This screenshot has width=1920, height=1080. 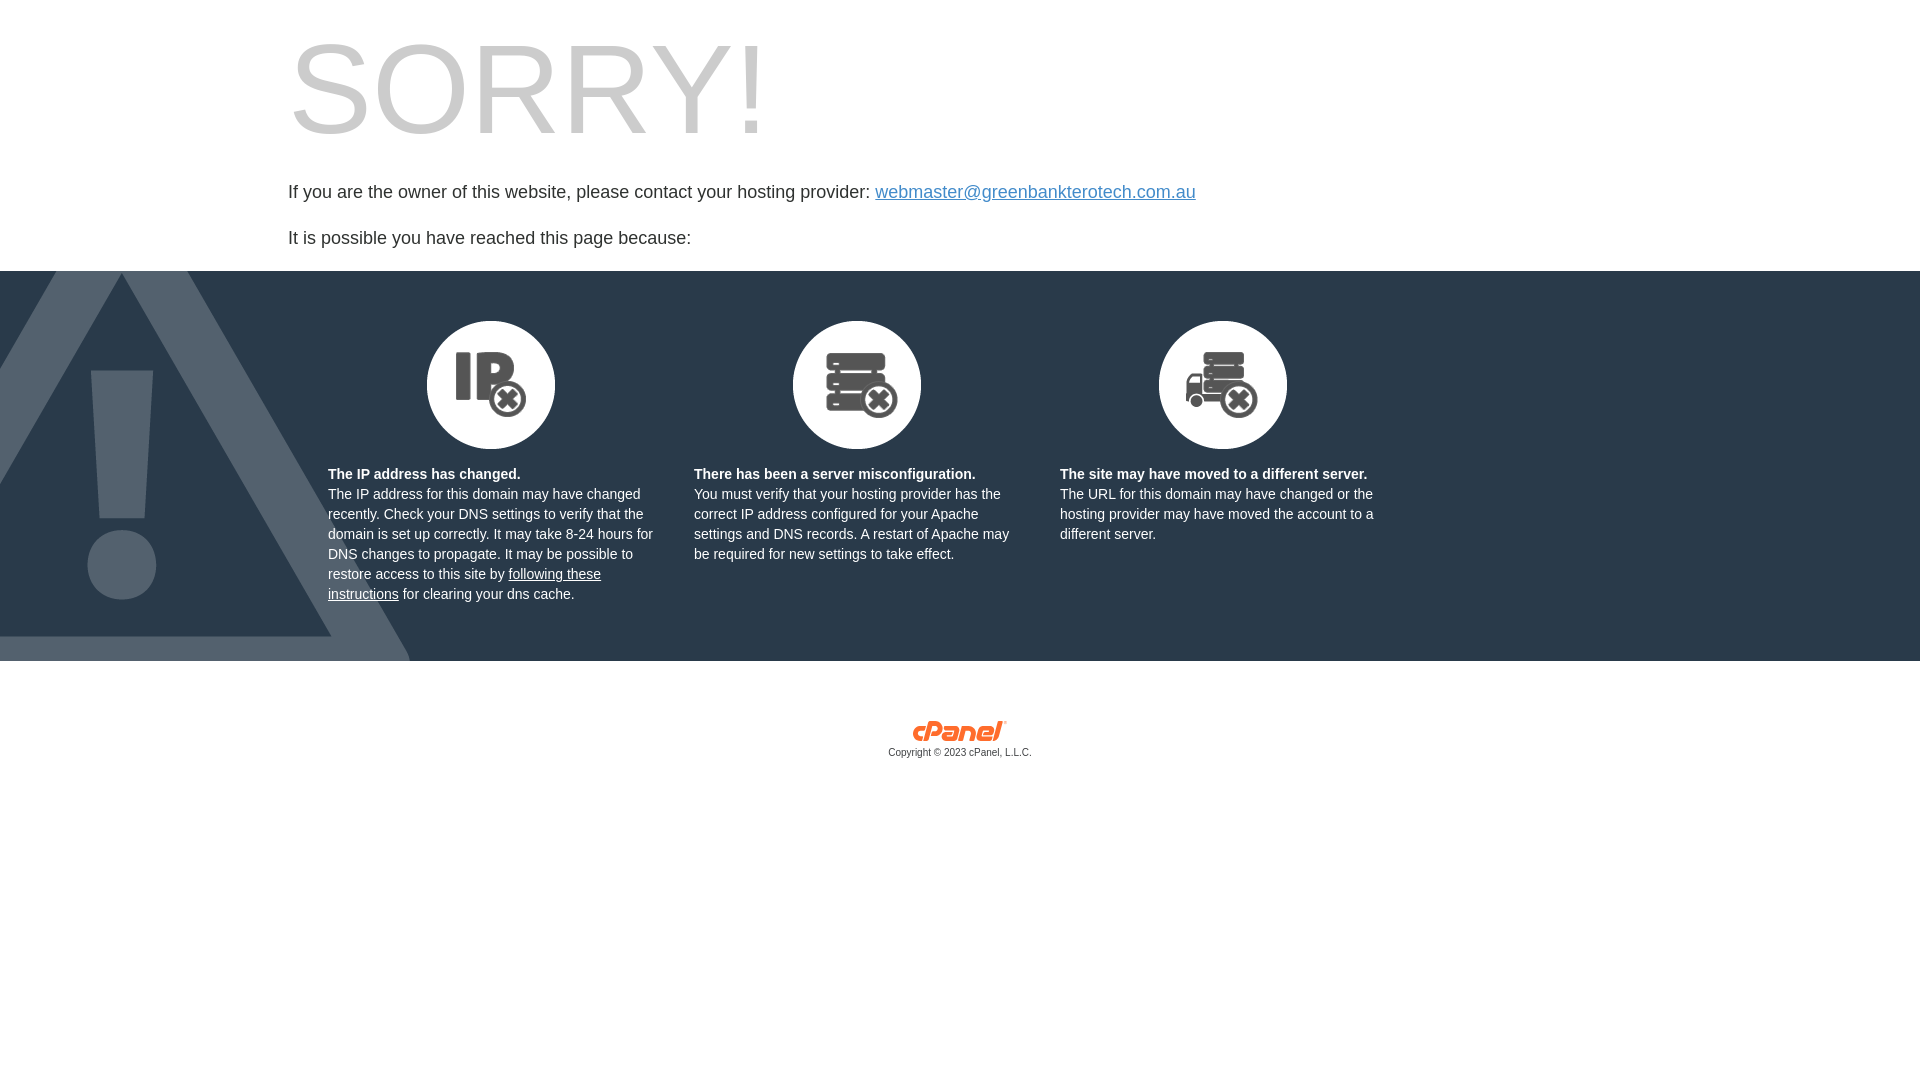 I want to click on 'webmaster@greenbankterotech.com.au', so click(x=1035, y=192).